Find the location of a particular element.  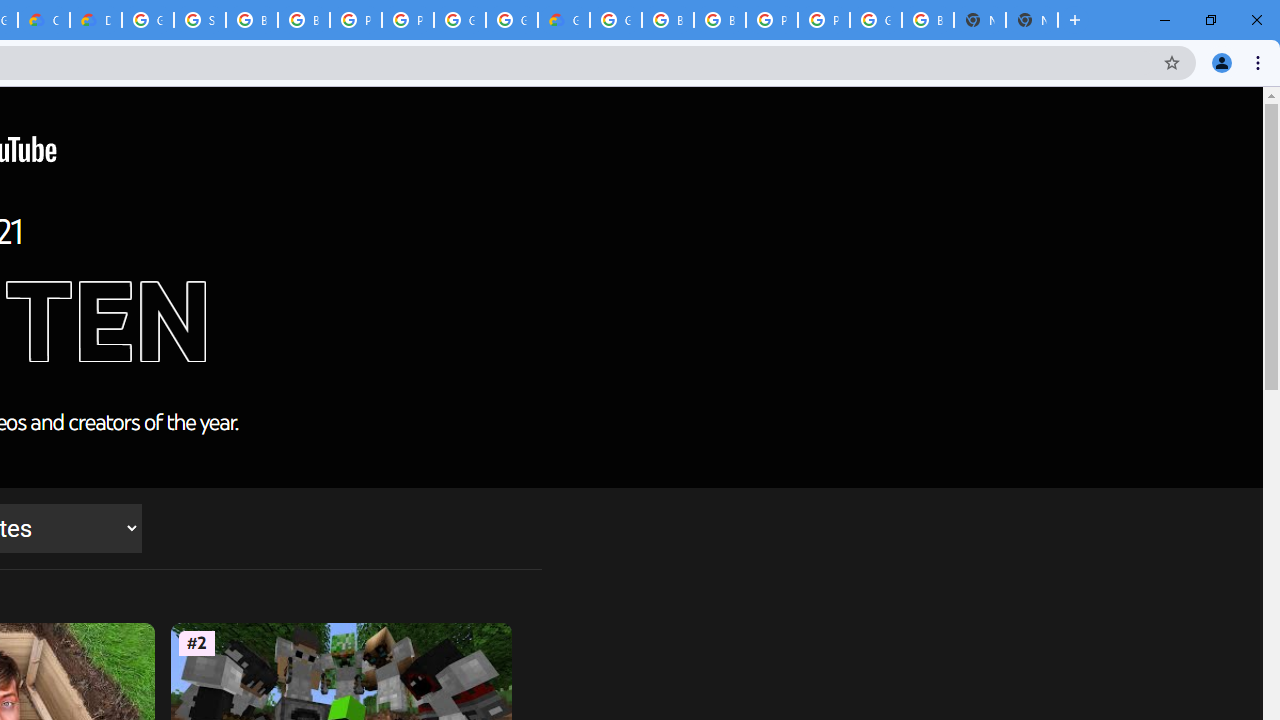

'Google Cloud Platform' is located at coordinates (512, 20).